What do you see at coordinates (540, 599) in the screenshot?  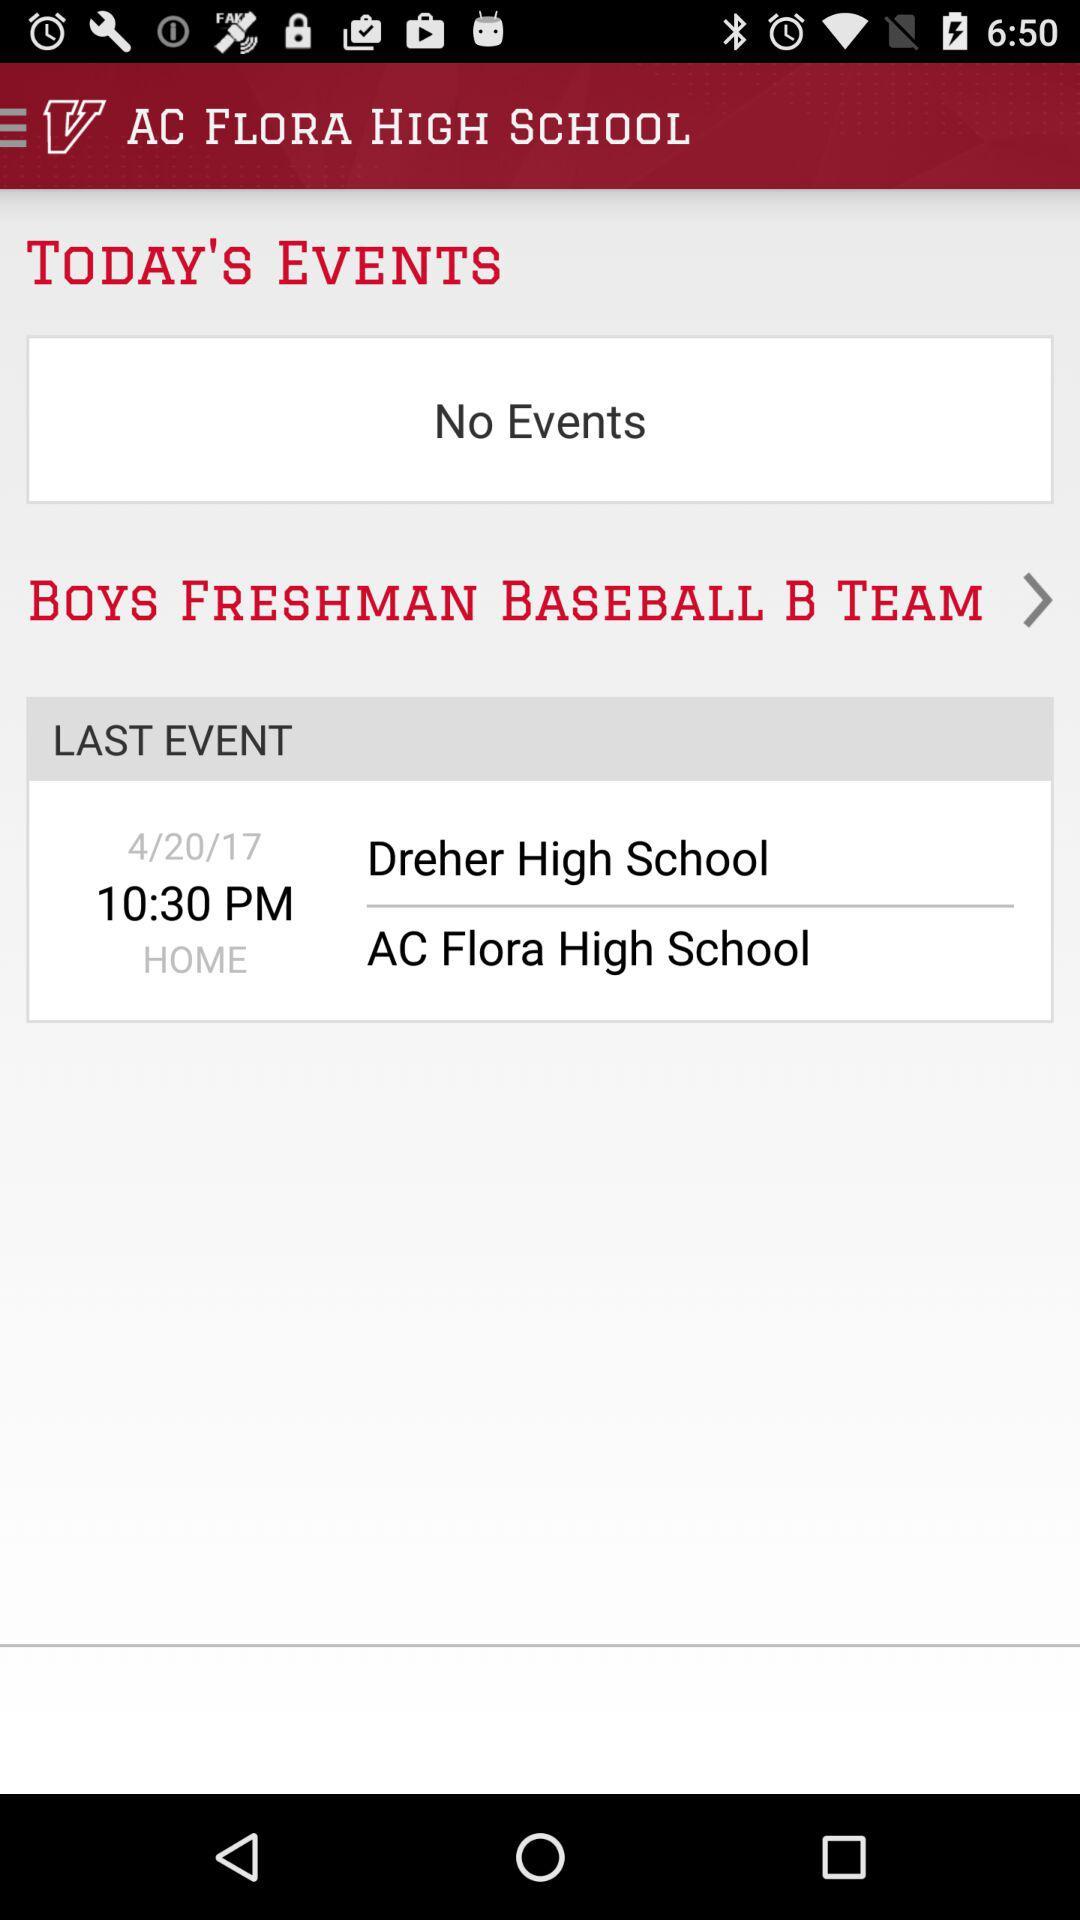 I see `the boys freshman baseball` at bounding box center [540, 599].